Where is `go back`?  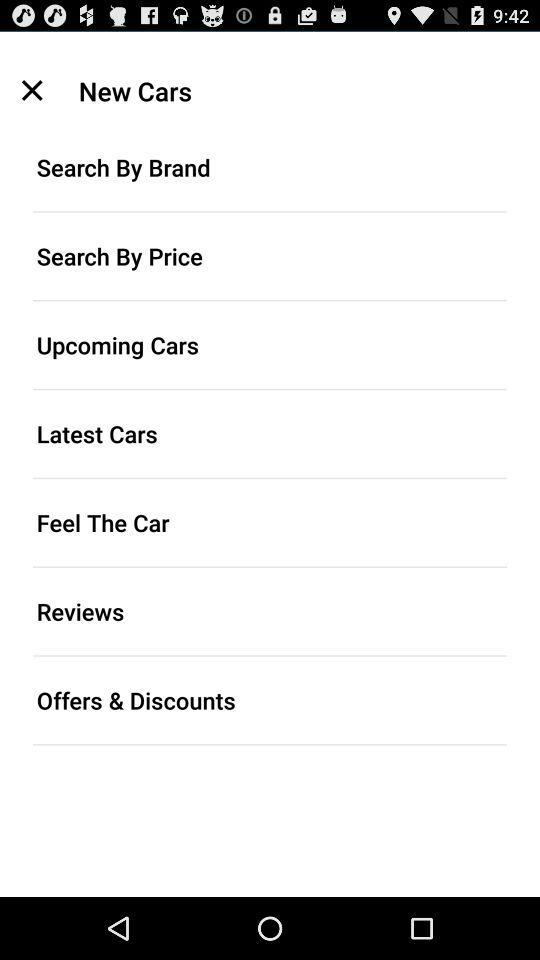
go back is located at coordinates (31, 90).